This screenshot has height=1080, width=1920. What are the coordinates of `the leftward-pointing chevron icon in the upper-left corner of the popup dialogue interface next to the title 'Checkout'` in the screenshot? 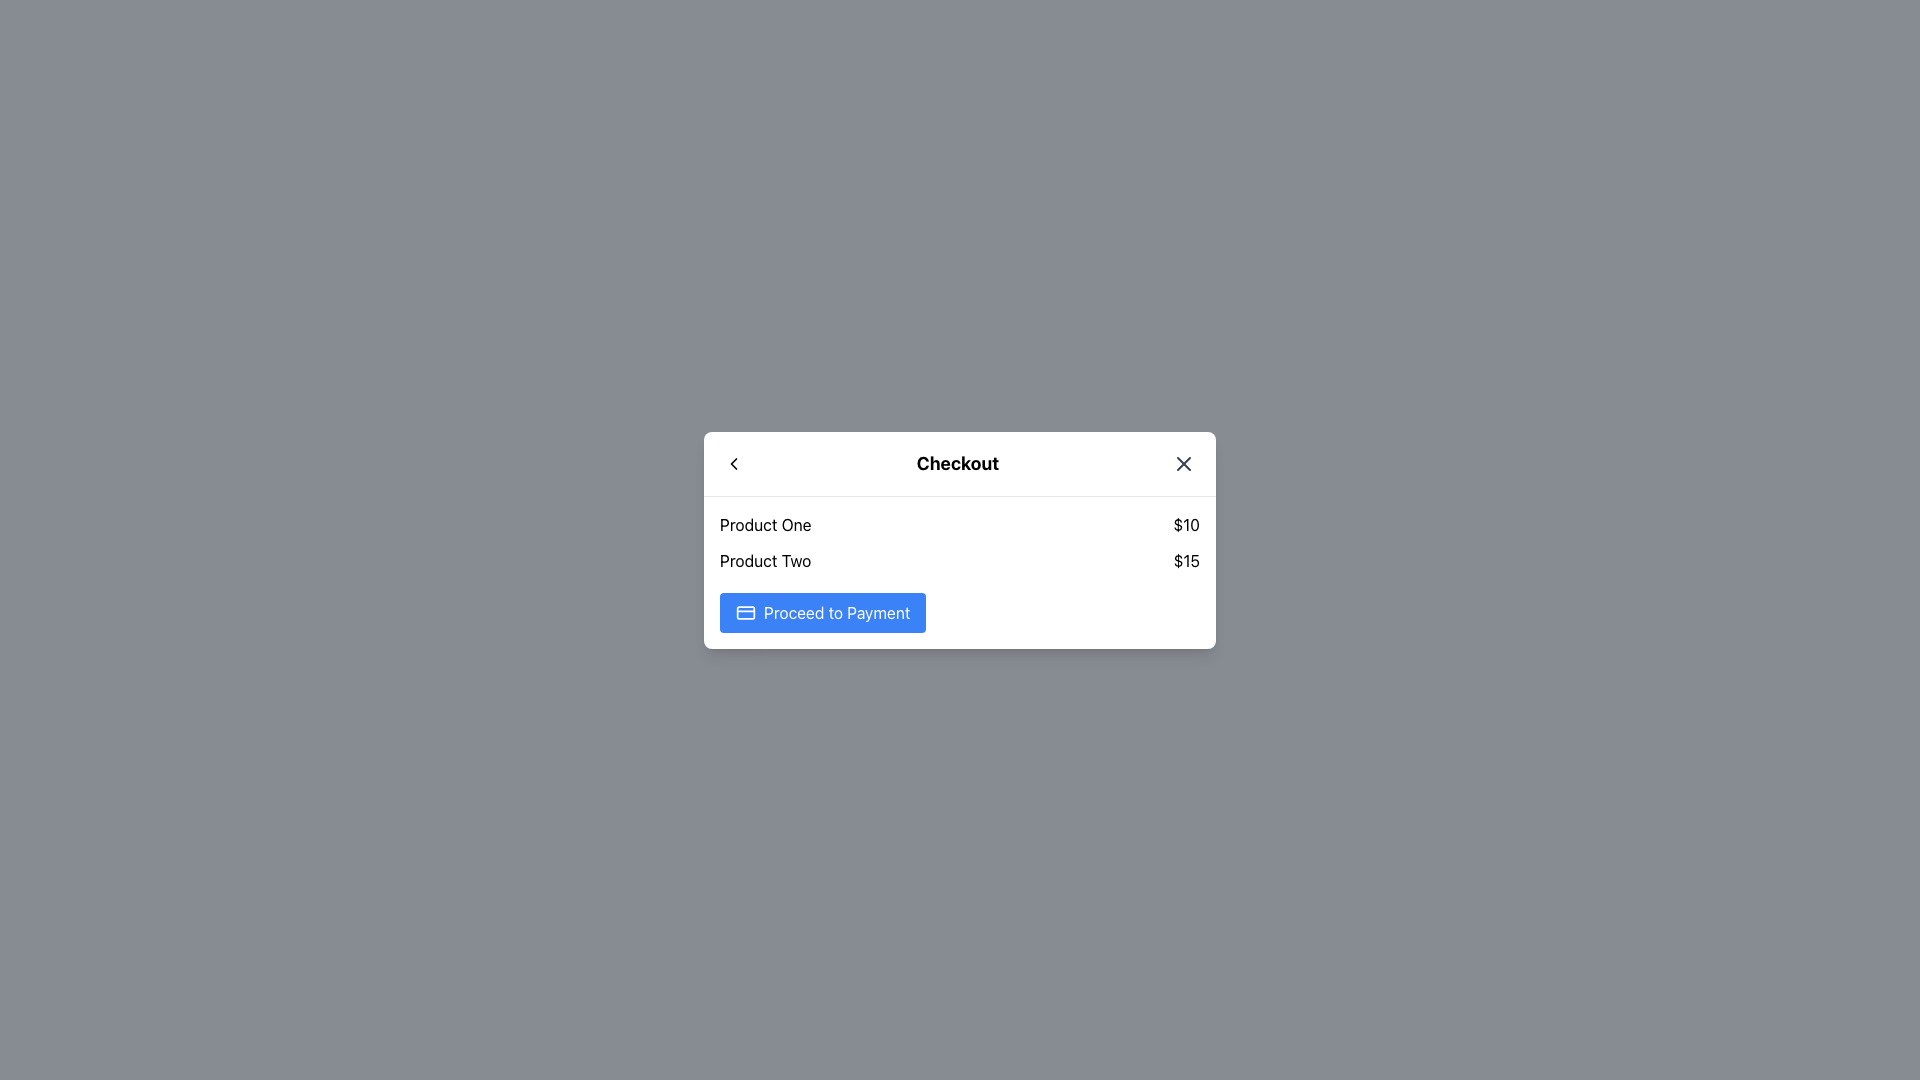 It's located at (733, 463).